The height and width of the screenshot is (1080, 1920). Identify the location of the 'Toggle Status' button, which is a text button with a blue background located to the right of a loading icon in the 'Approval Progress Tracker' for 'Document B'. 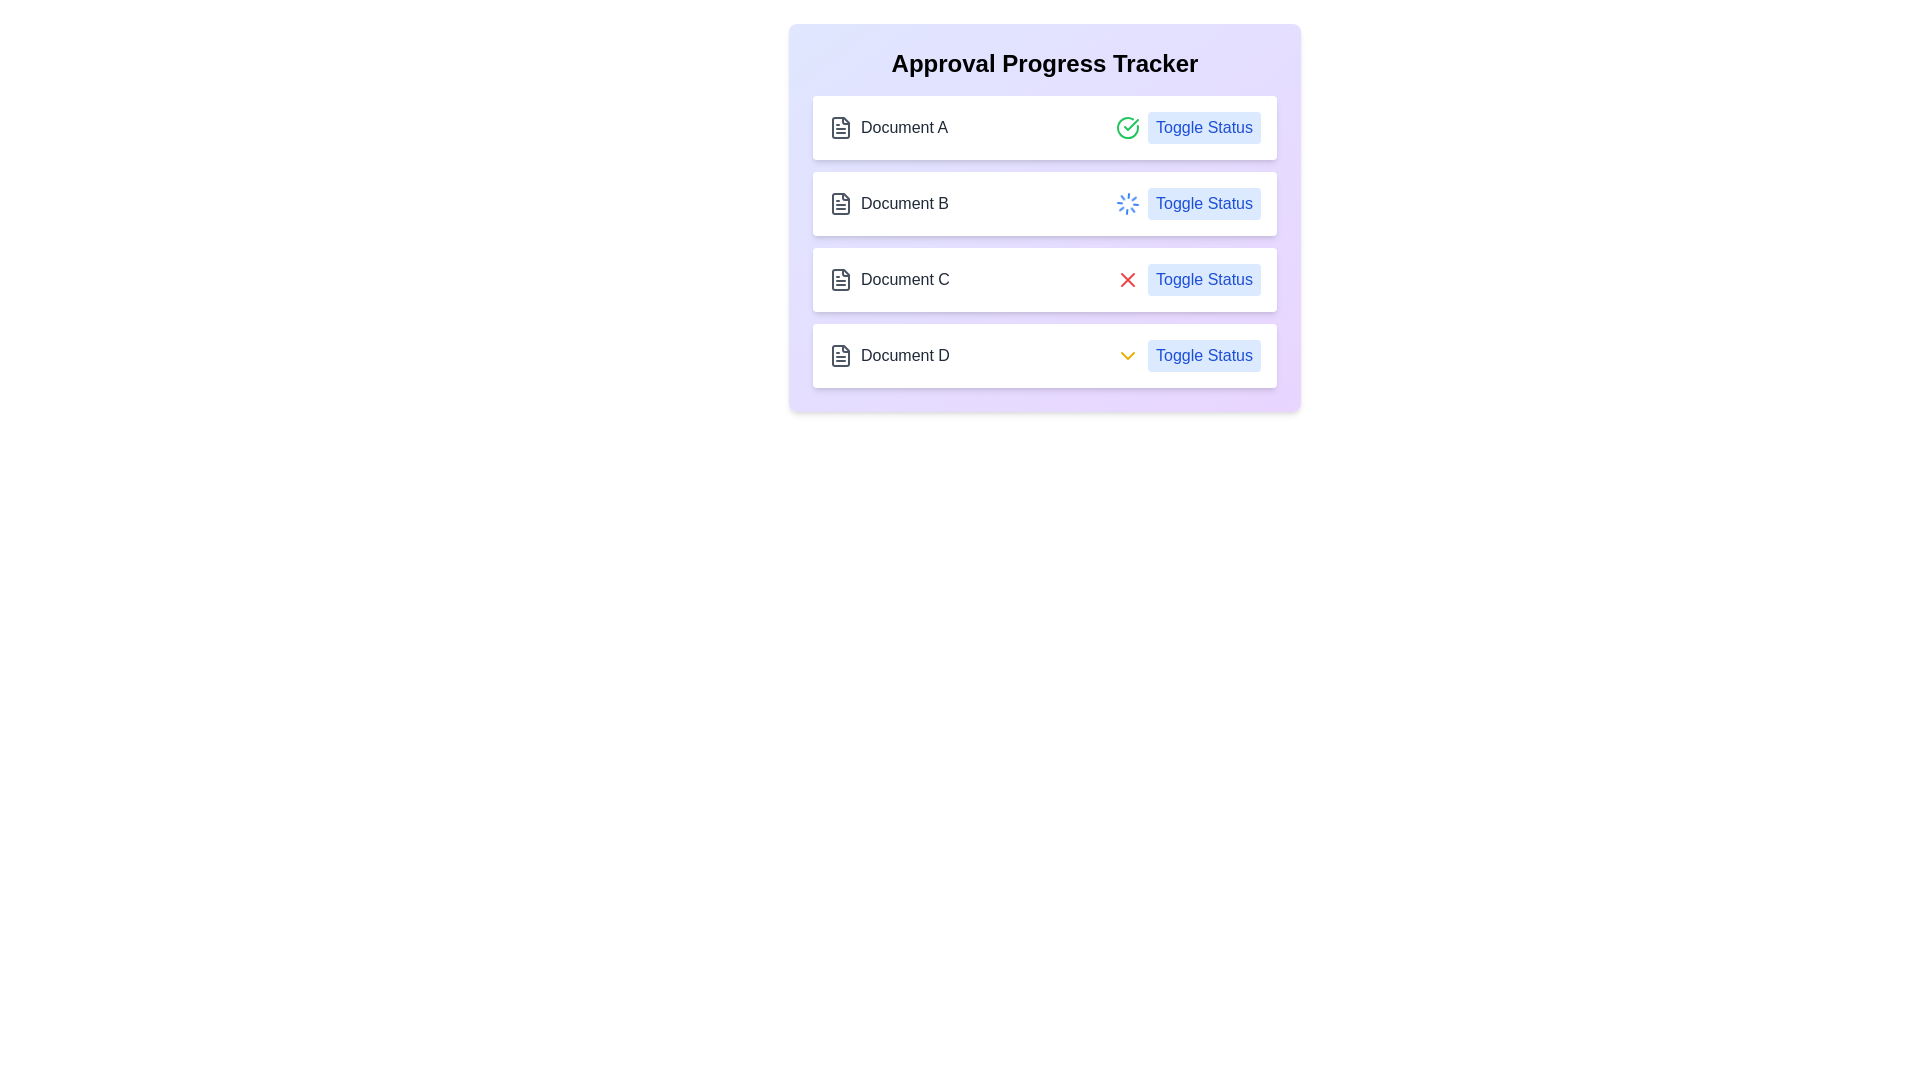
(1188, 204).